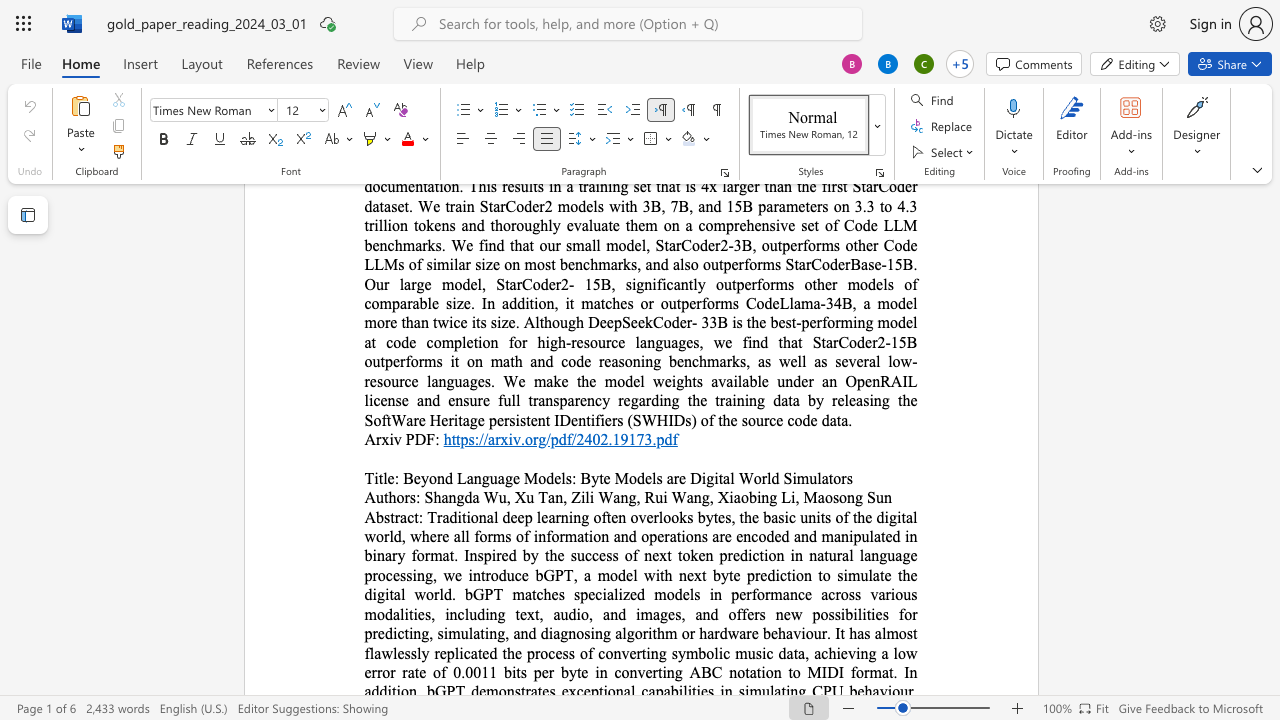 The width and height of the screenshot is (1280, 720). I want to click on the space between the continuous character "/" and "a" in the text, so click(488, 438).